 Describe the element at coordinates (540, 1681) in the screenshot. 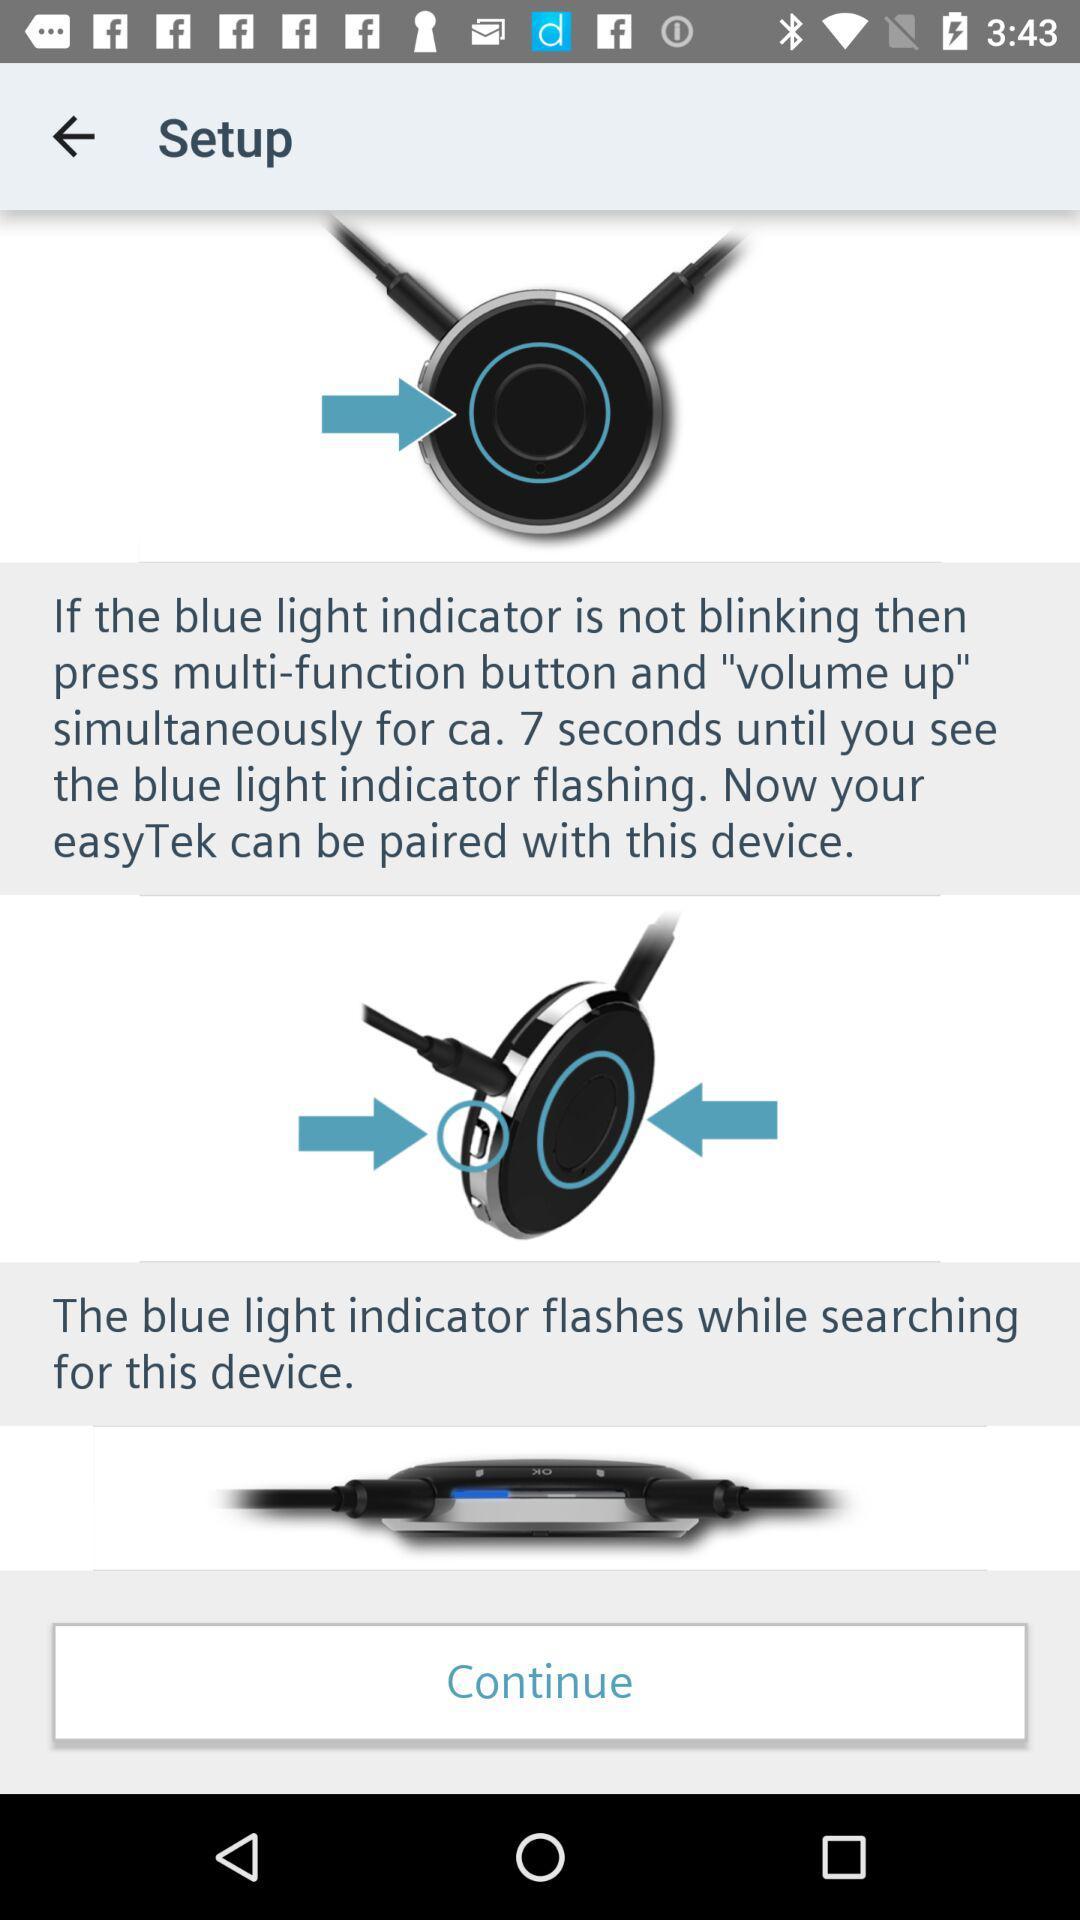

I see `the continue item` at that location.